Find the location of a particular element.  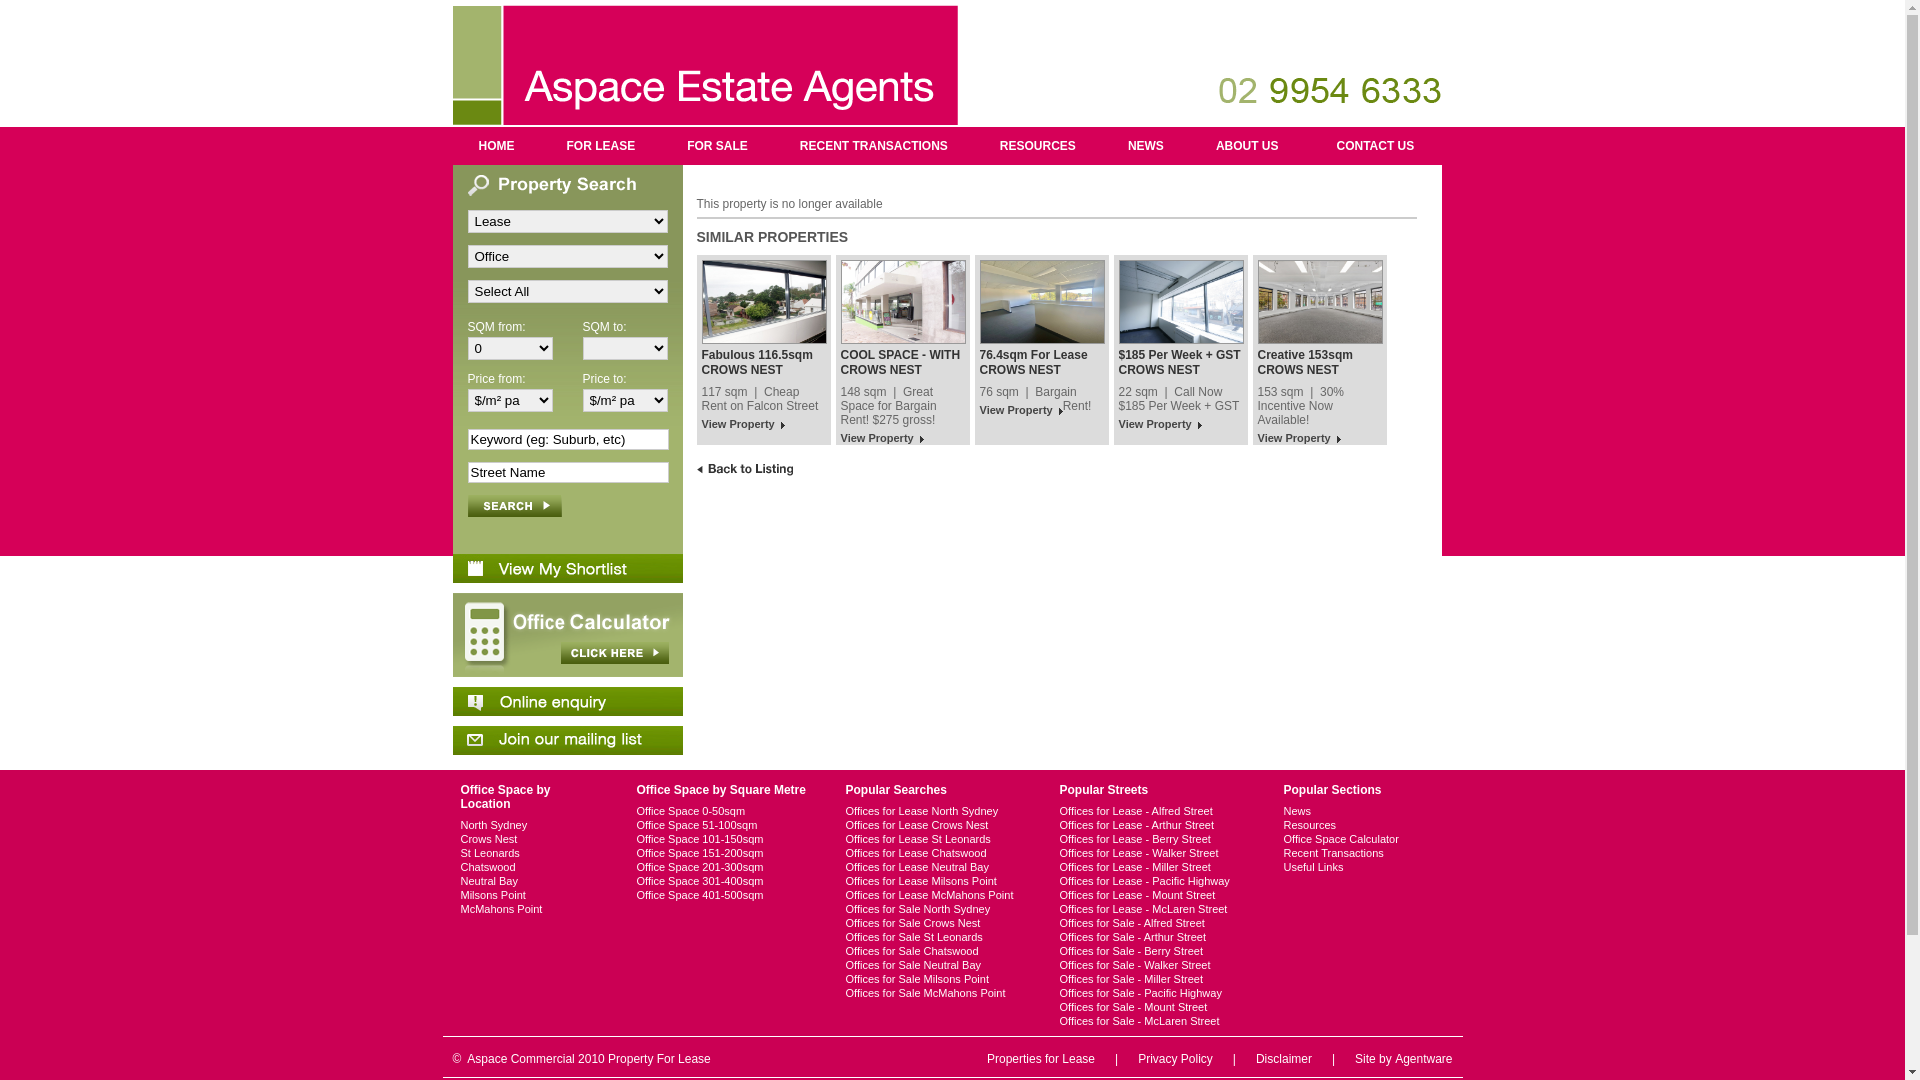

'Offices for Sale North Sydney' is located at coordinates (845, 909).